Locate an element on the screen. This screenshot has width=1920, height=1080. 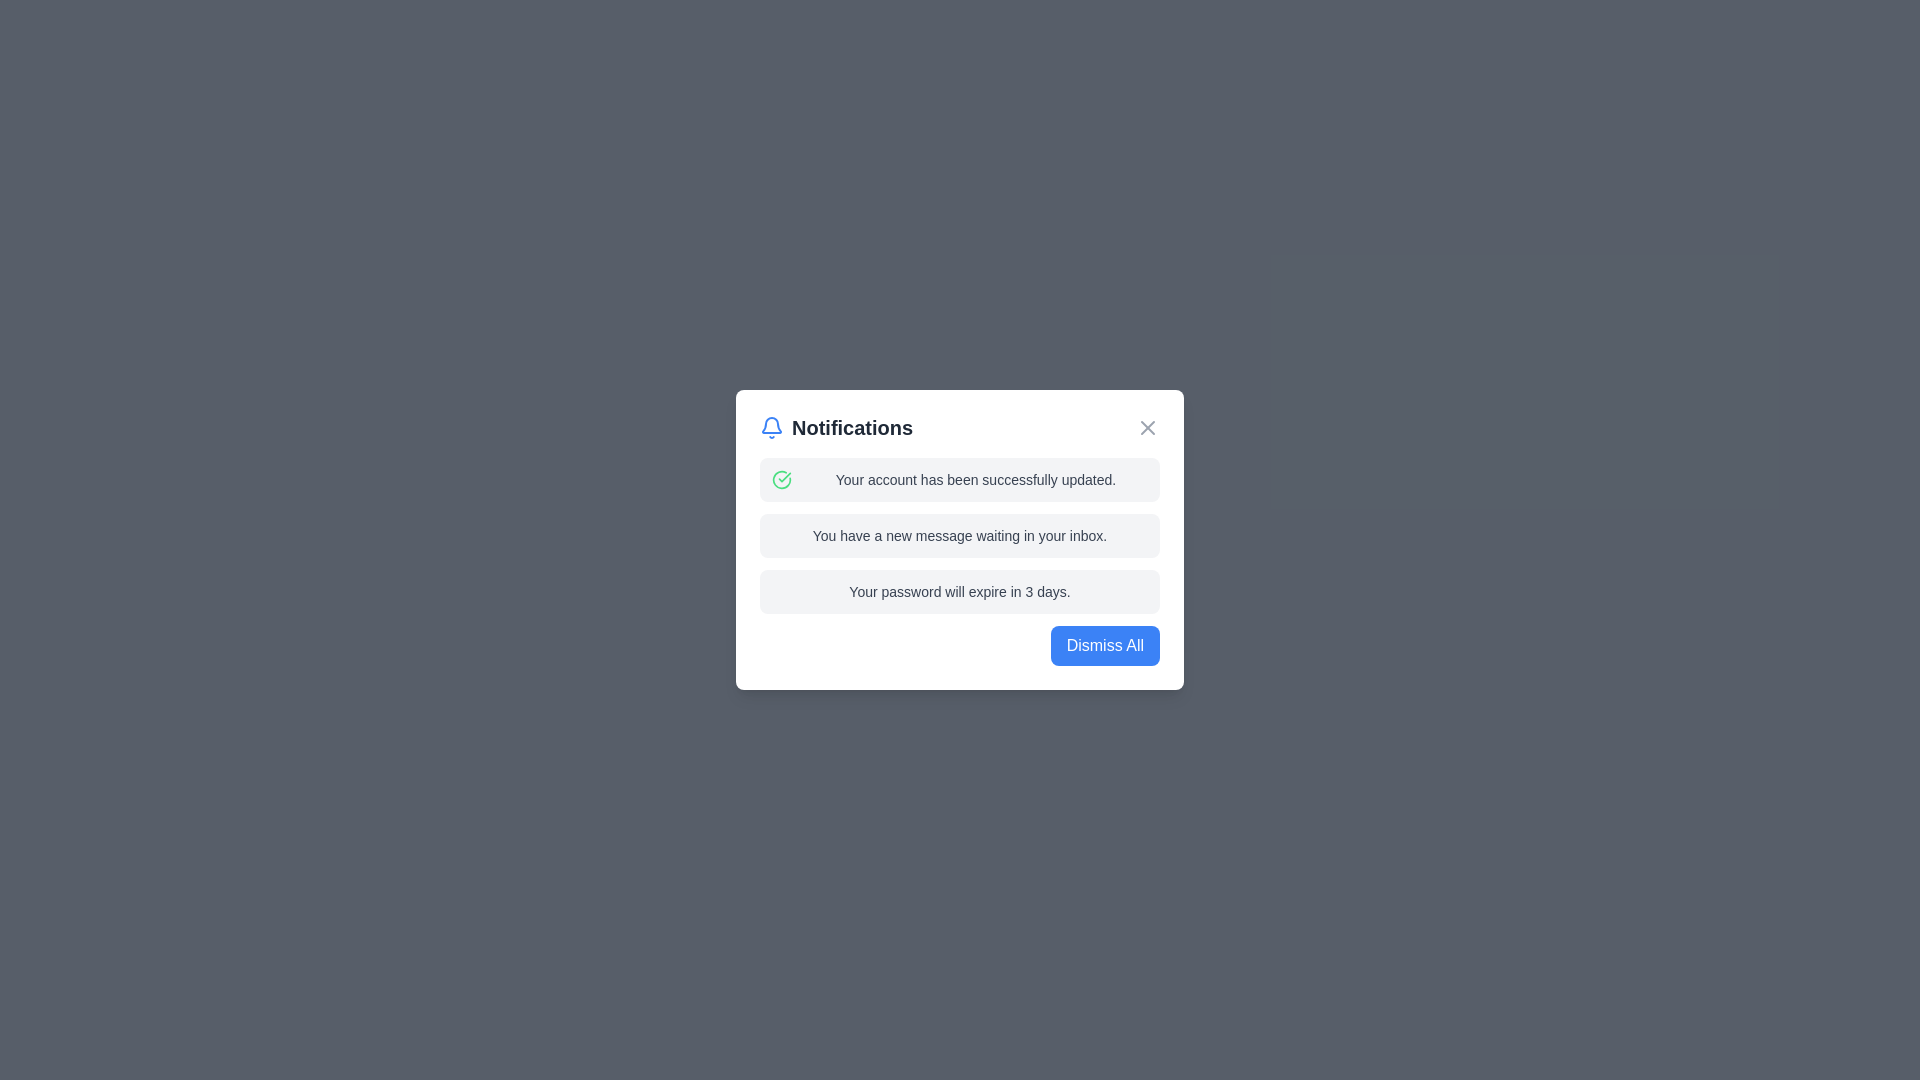
the close button (X) to close the notification dialog is located at coordinates (1147, 427).